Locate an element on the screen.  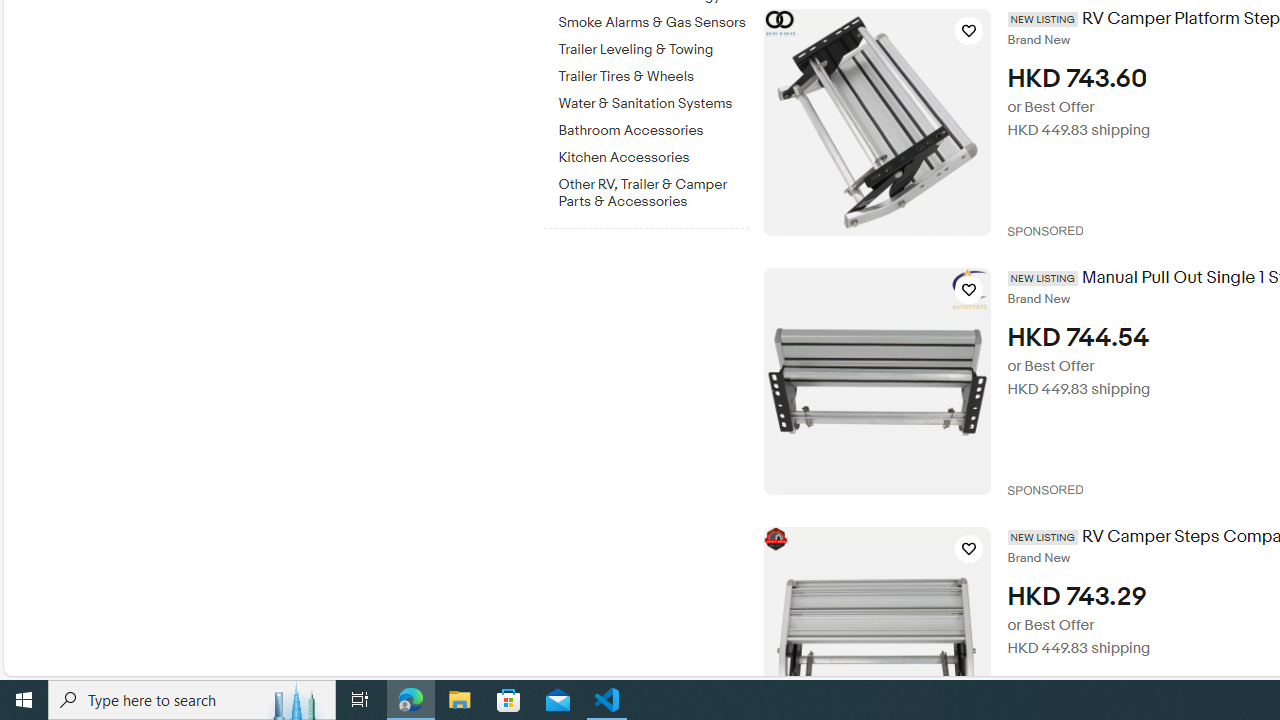
'Trailer Tires & Wheels' is located at coordinates (653, 76).